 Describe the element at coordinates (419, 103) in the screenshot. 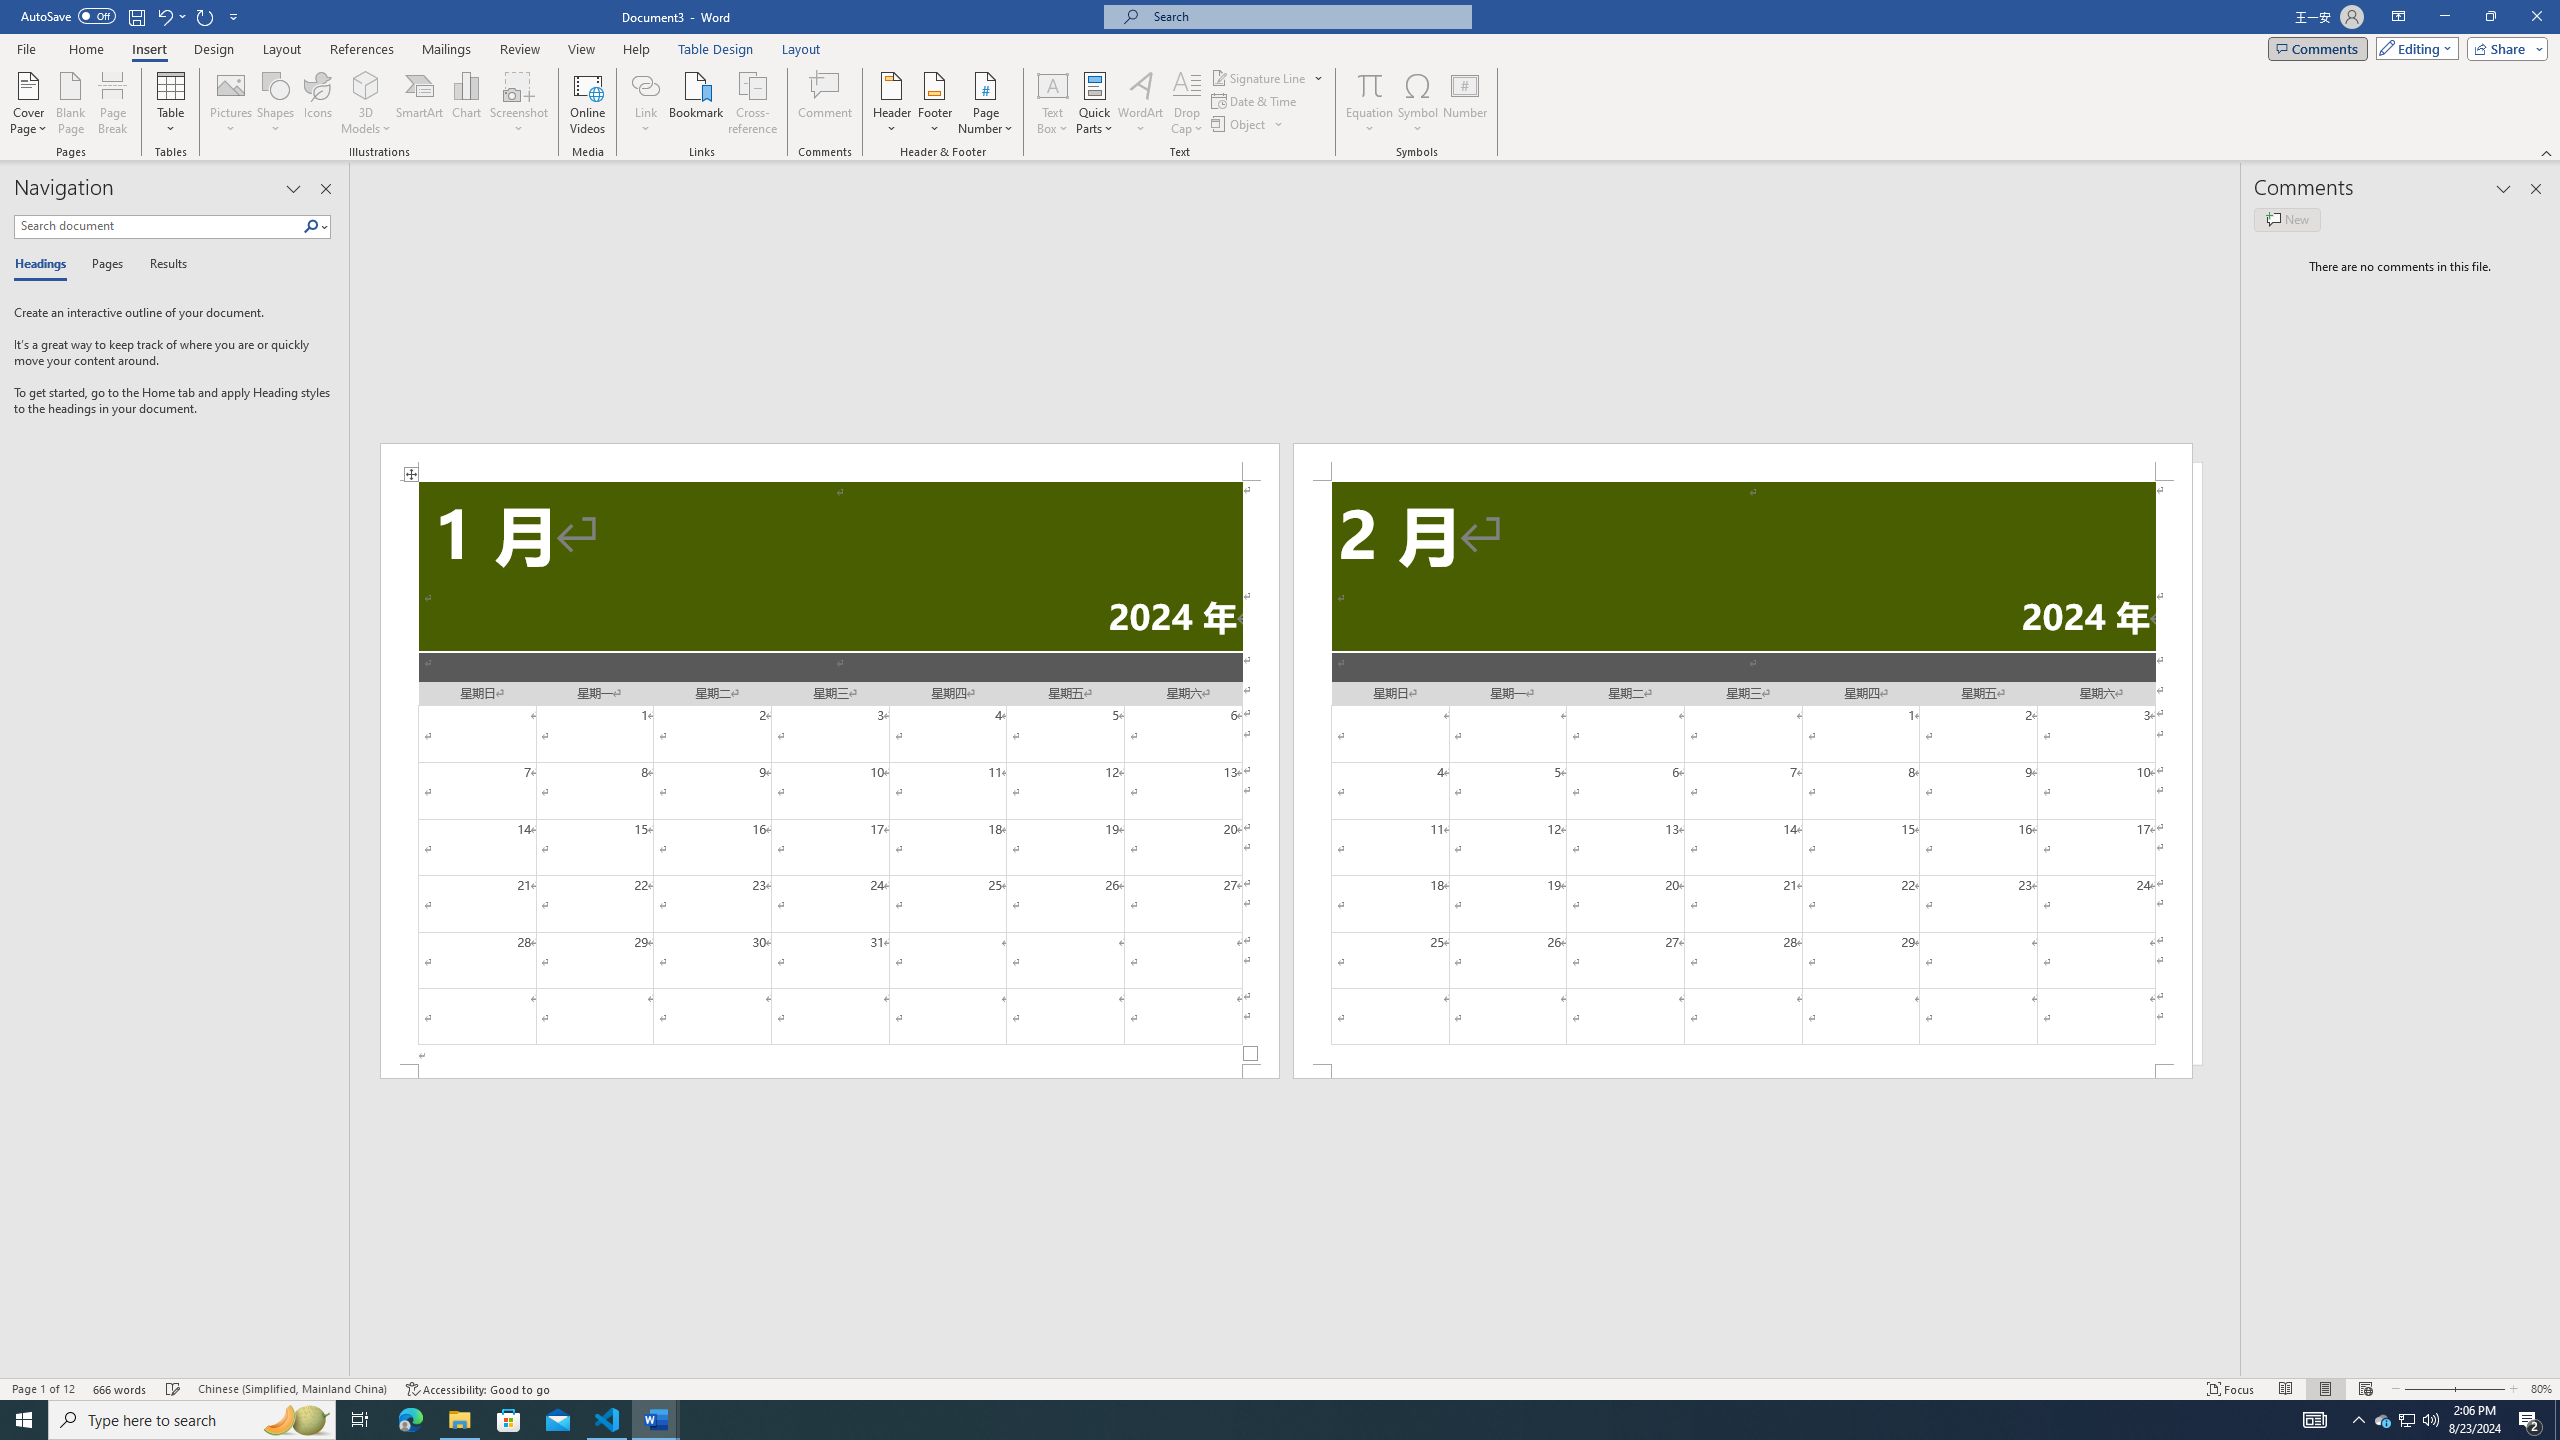

I see `'SmartArt...'` at that location.